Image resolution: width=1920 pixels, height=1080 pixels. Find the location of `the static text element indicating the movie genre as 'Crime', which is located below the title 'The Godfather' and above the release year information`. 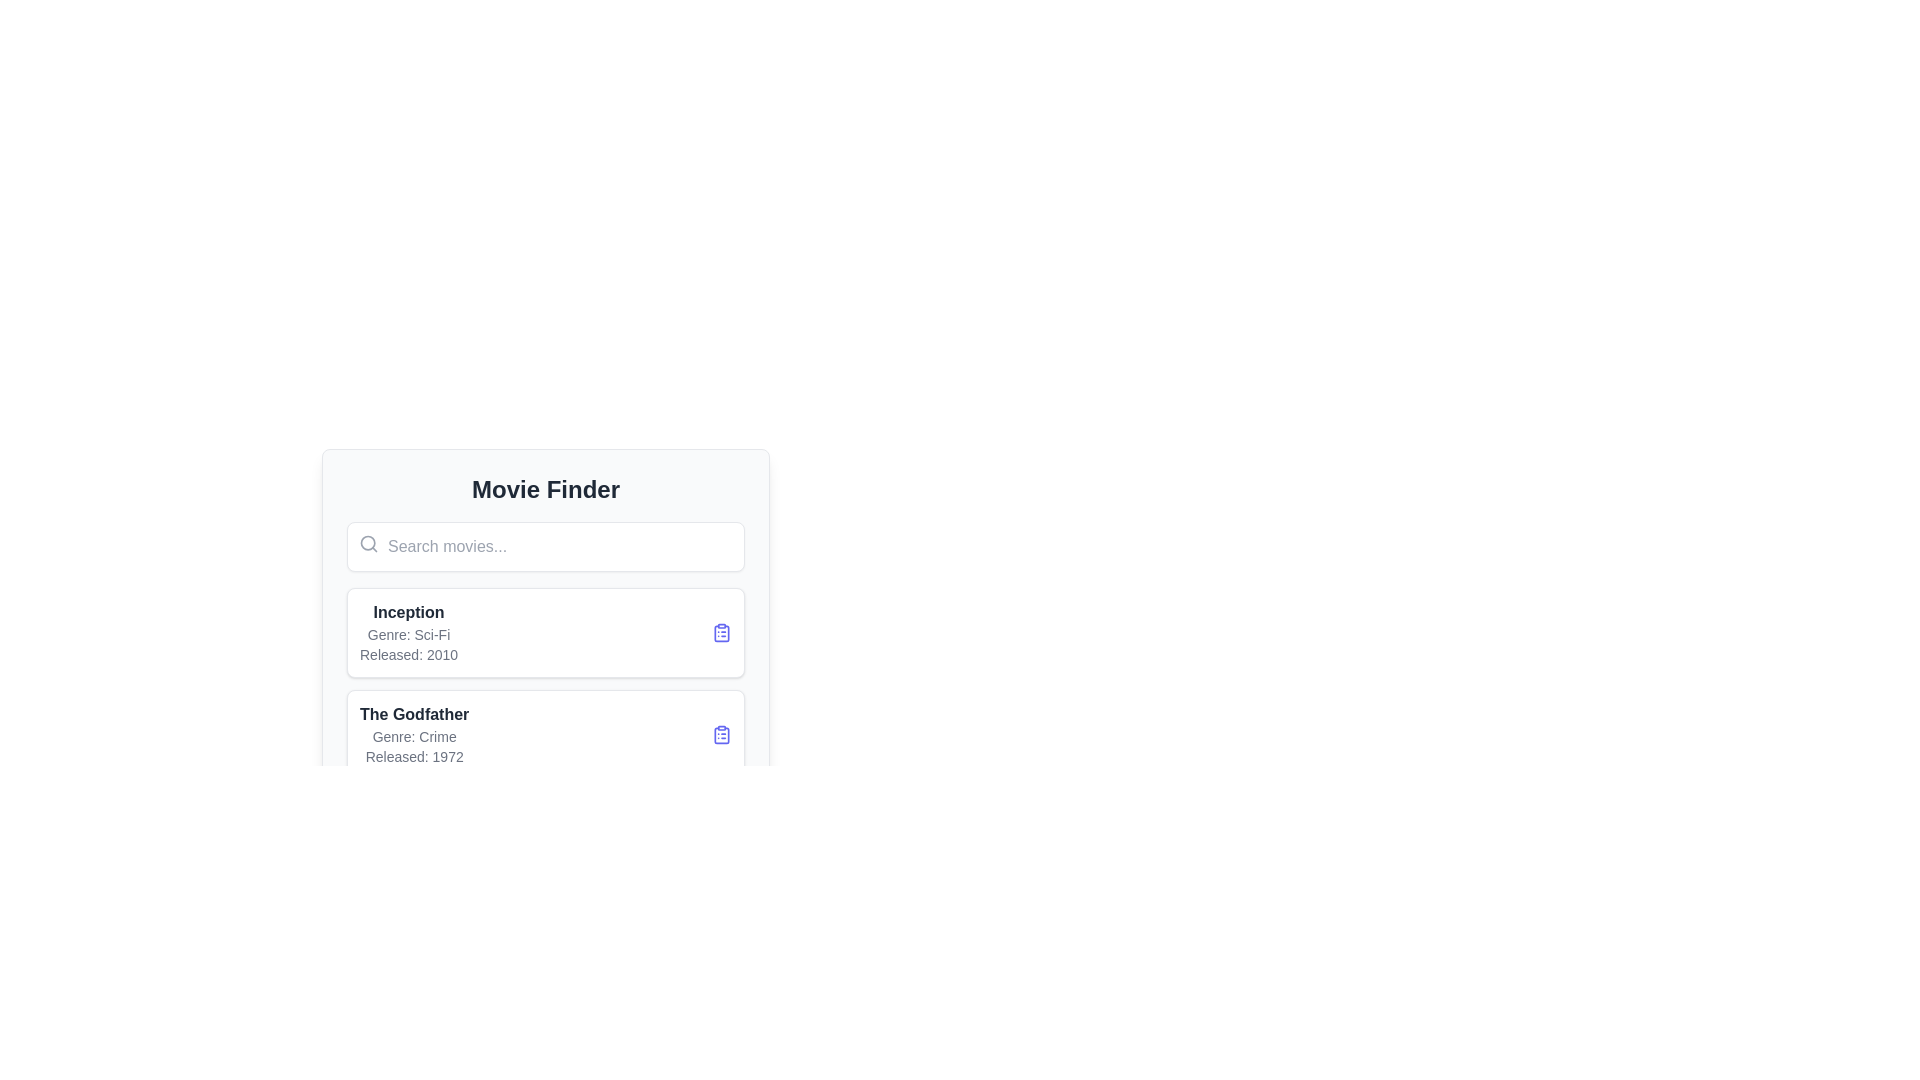

the static text element indicating the movie genre as 'Crime', which is located below the title 'The Godfather' and above the release year information is located at coordinates (413, 736).